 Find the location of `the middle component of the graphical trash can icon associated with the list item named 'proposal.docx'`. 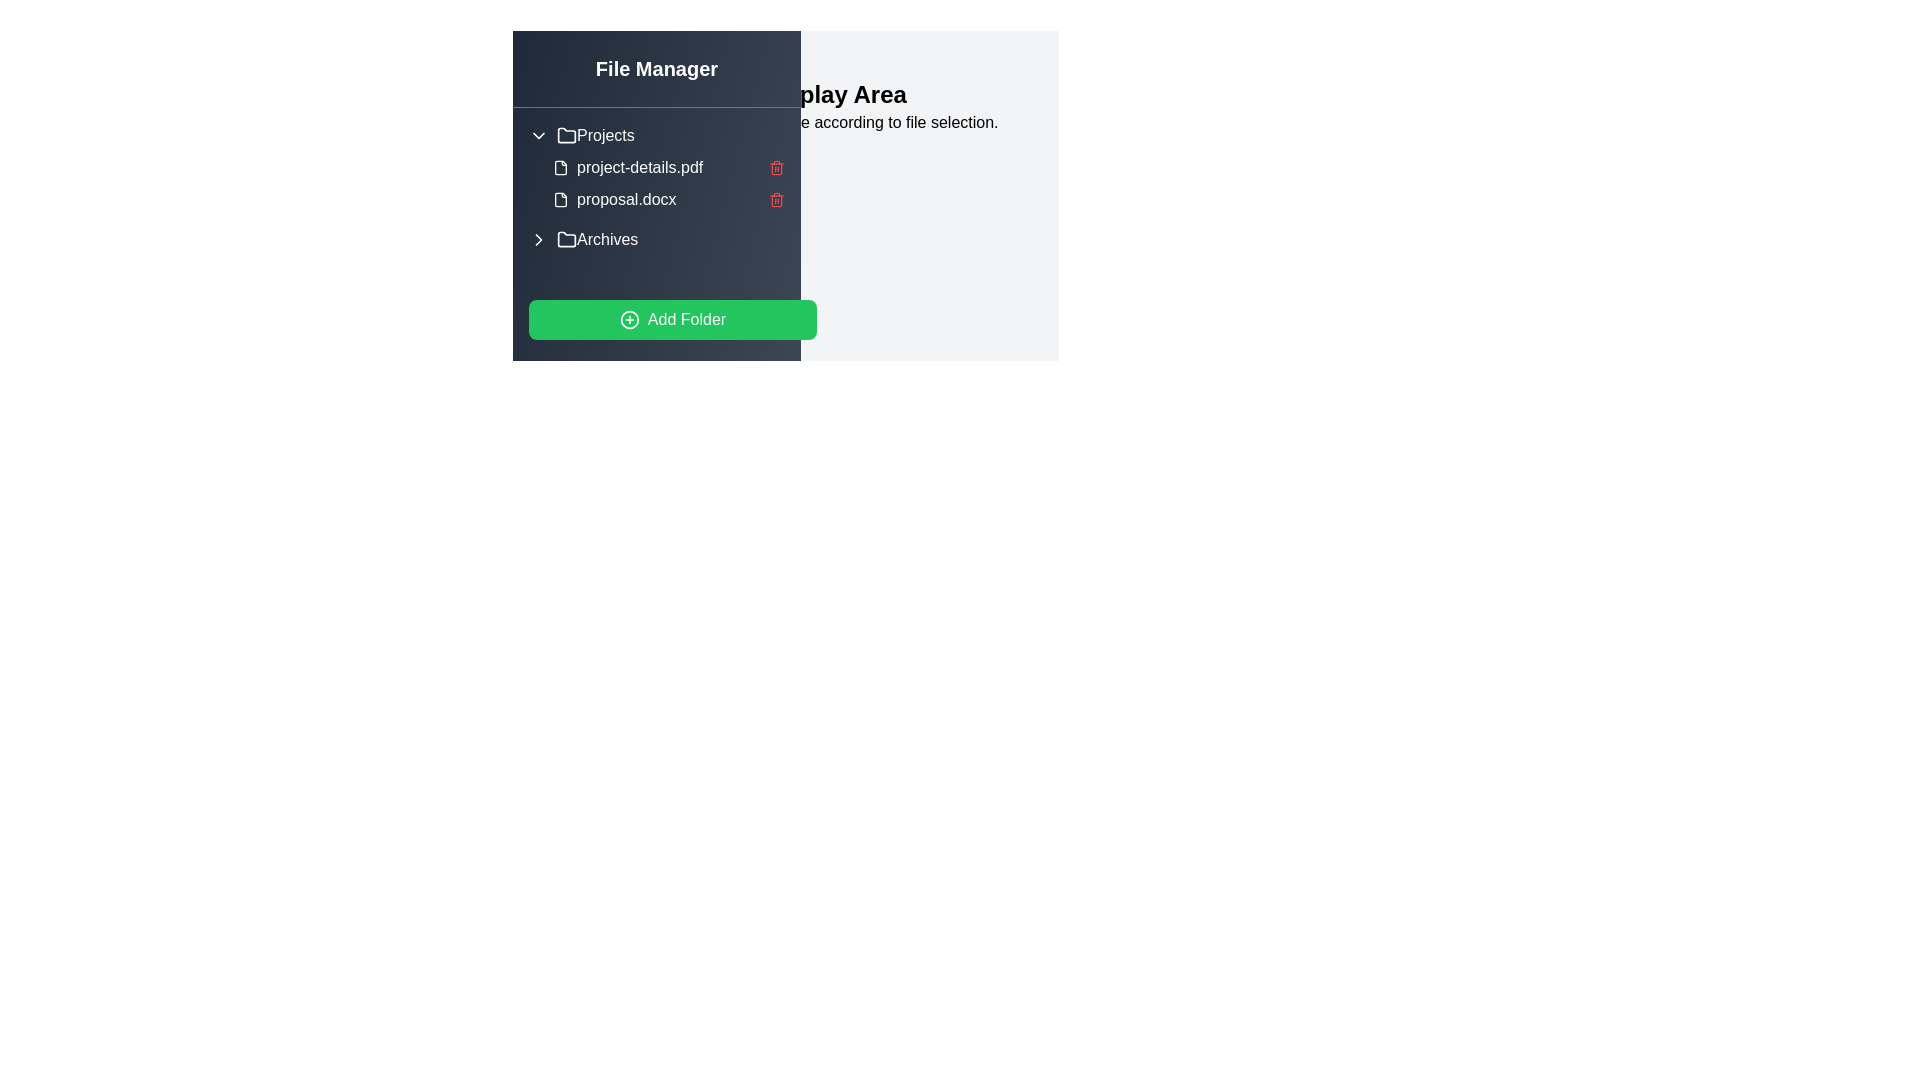

the middle component of the graphical trash can icon associated with the list item named 'proposal.docx' is located at coordinates (776, 168).